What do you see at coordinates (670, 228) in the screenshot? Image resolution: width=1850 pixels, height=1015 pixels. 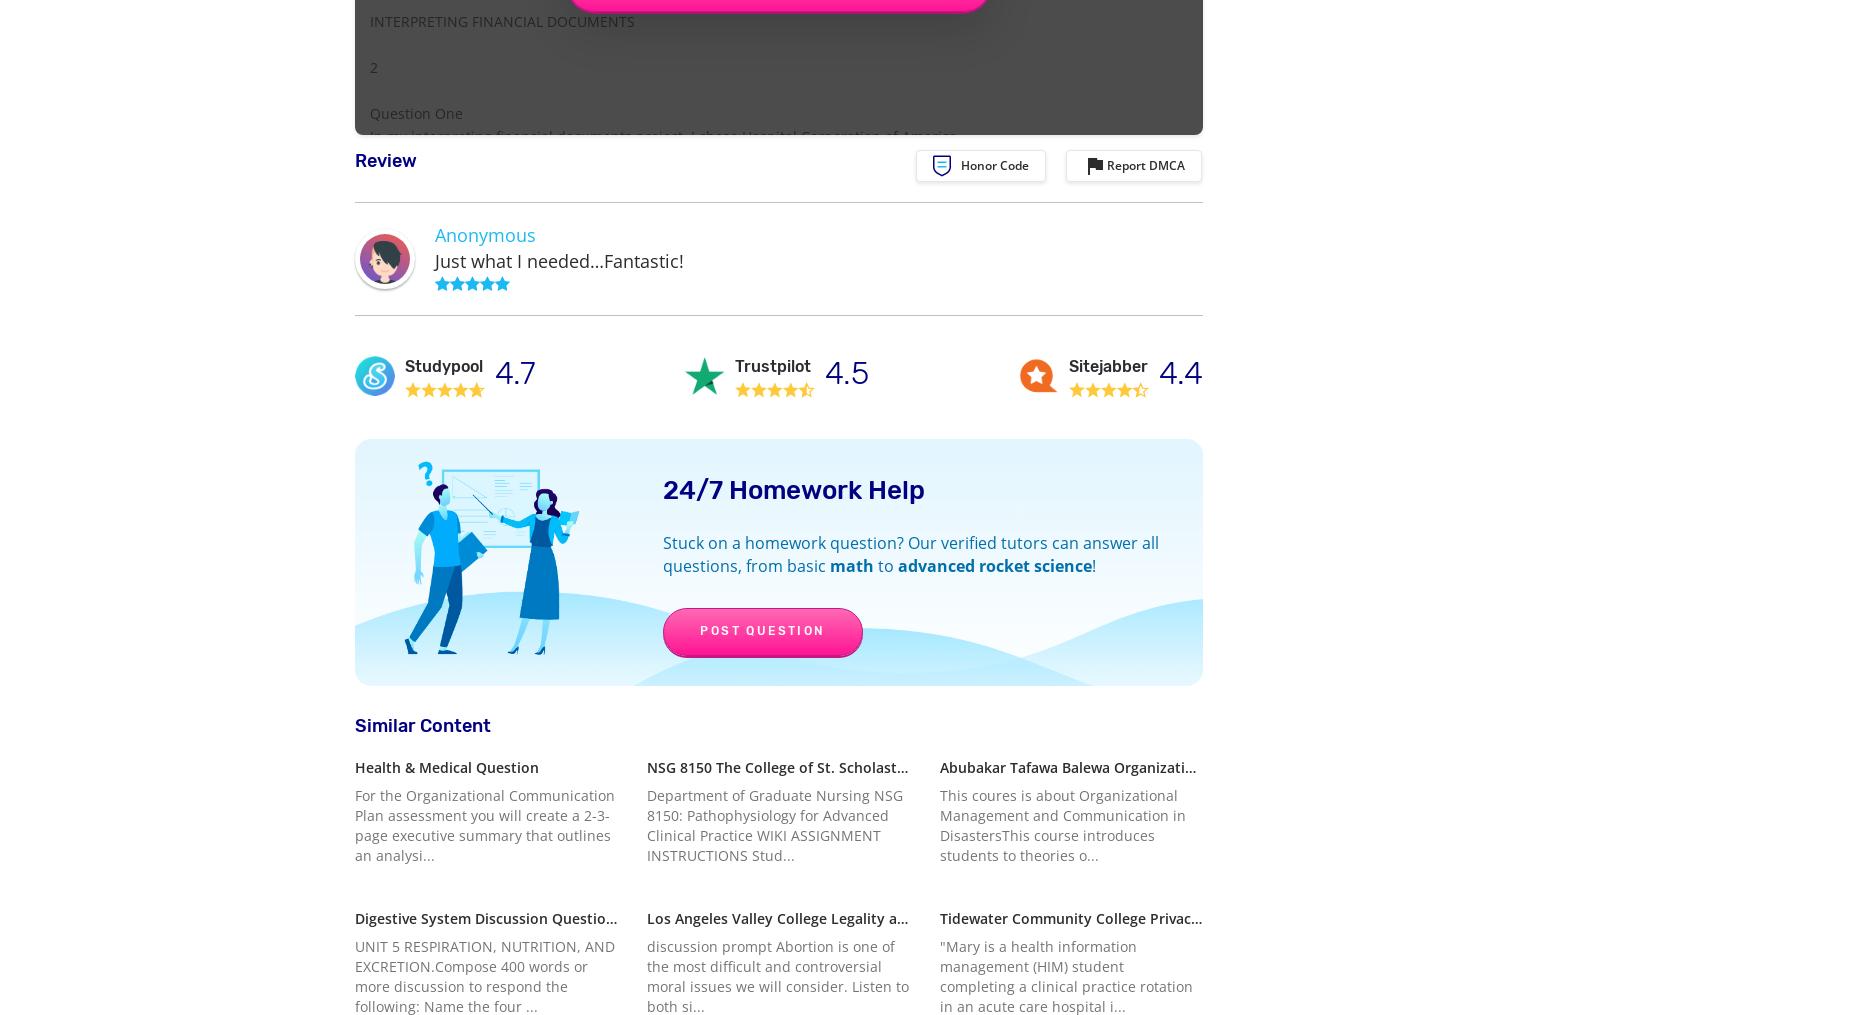 I see `'Heart Association (AHA) as my not-for-profit organization. AHA is headquartered in Dallas,'` at bounding box center [670, 228].